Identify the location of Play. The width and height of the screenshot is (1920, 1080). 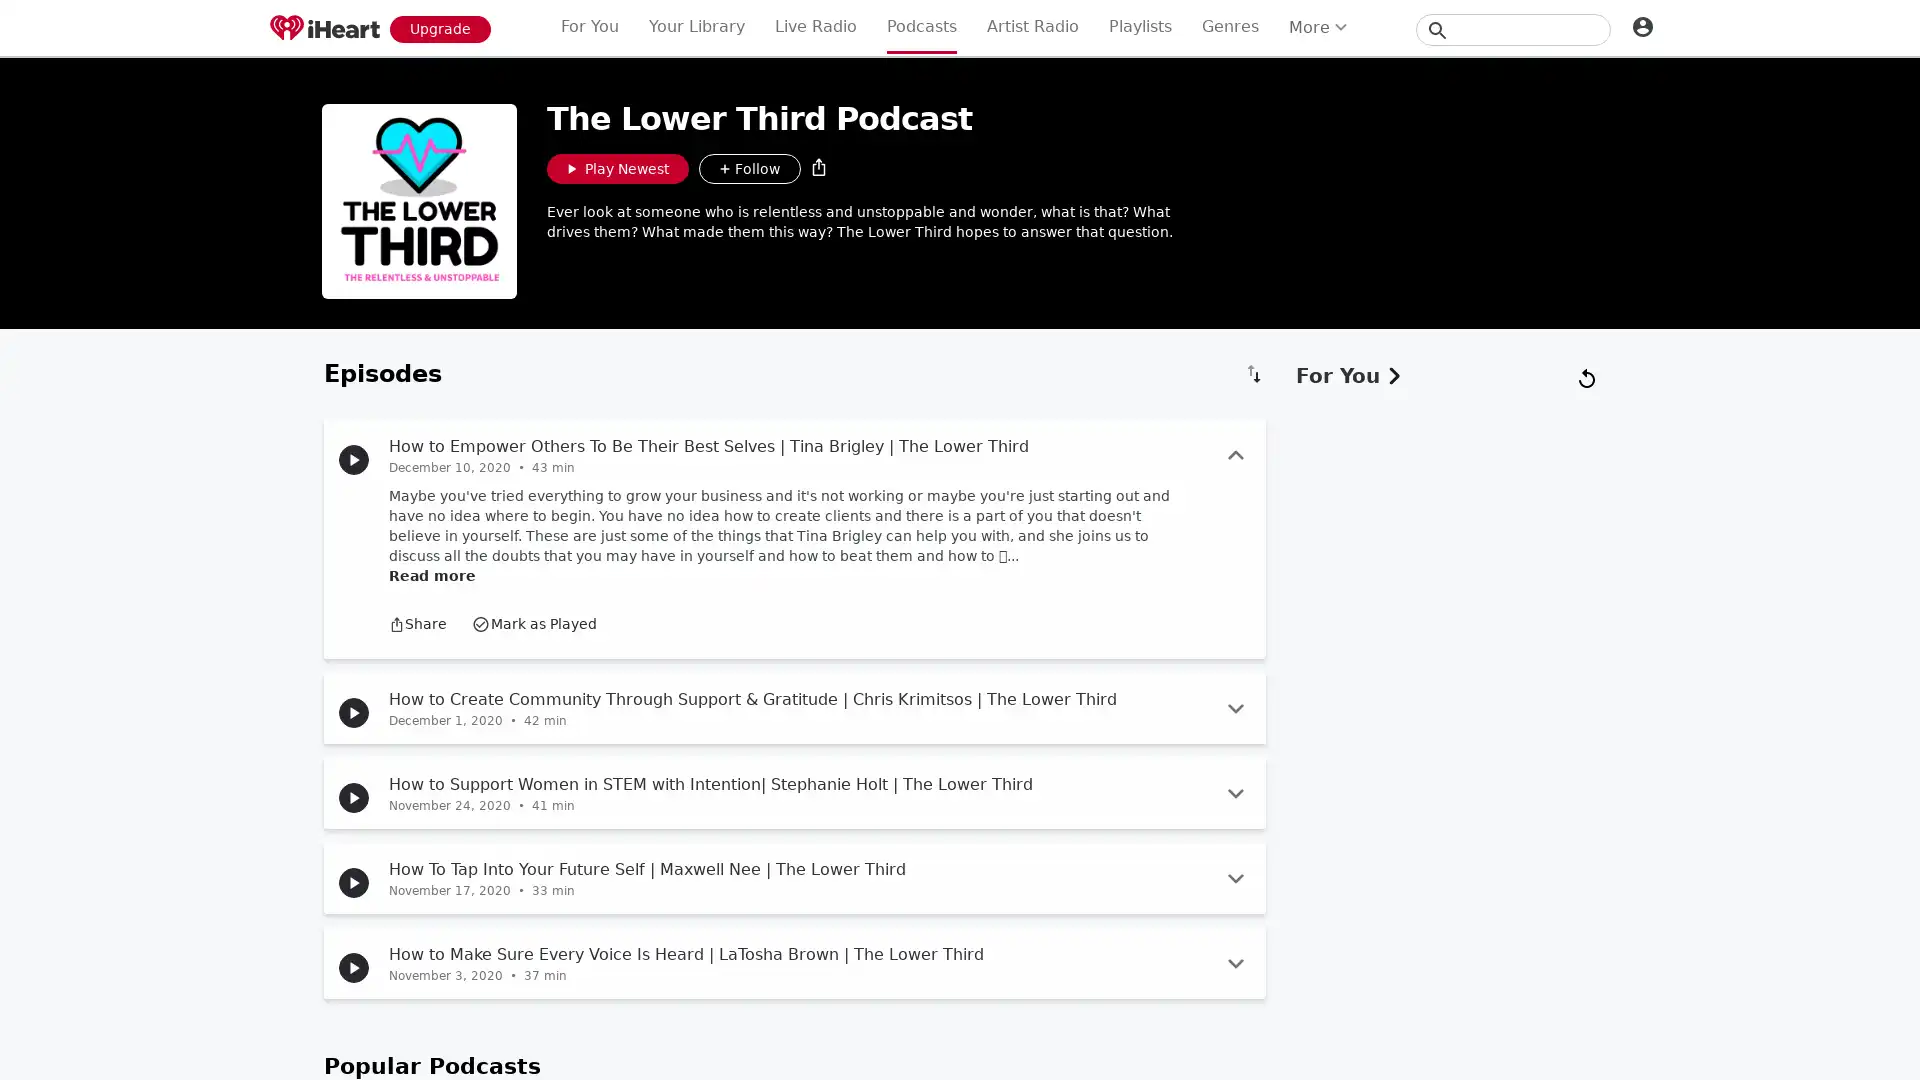
(354, 967).